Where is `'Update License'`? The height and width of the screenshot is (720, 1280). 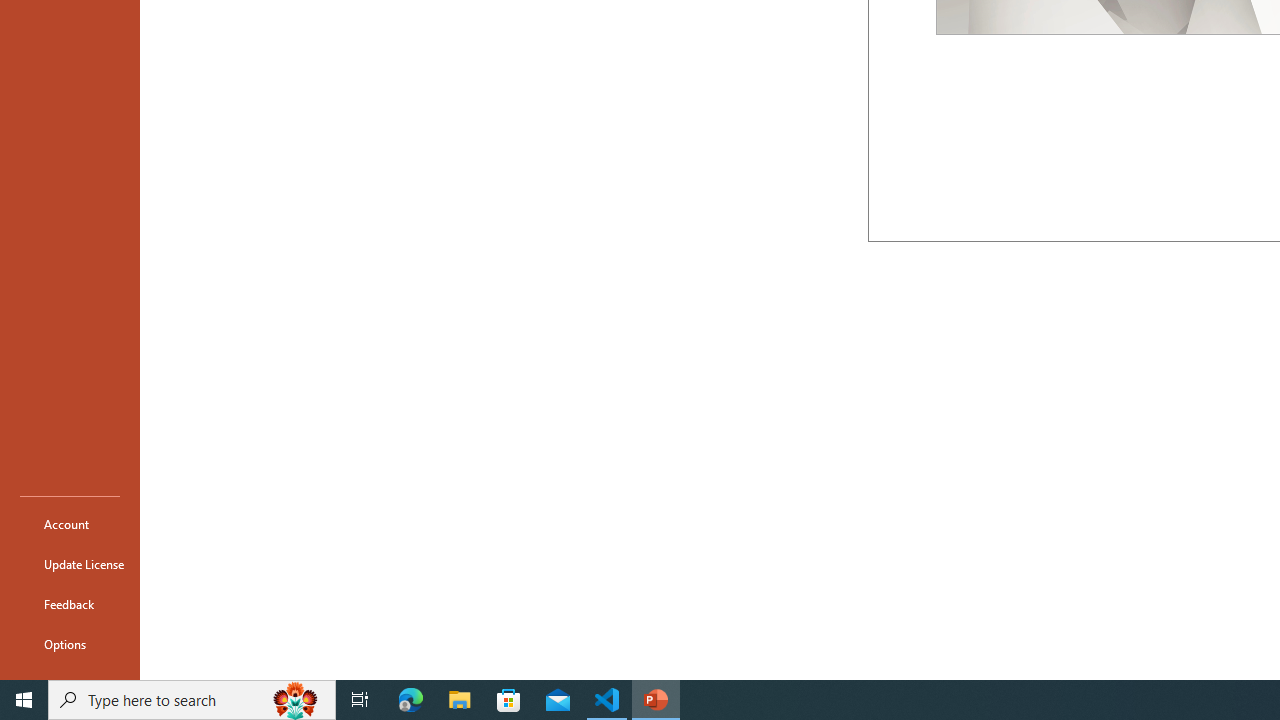 'Update License' is located at coordinates (69, 564).